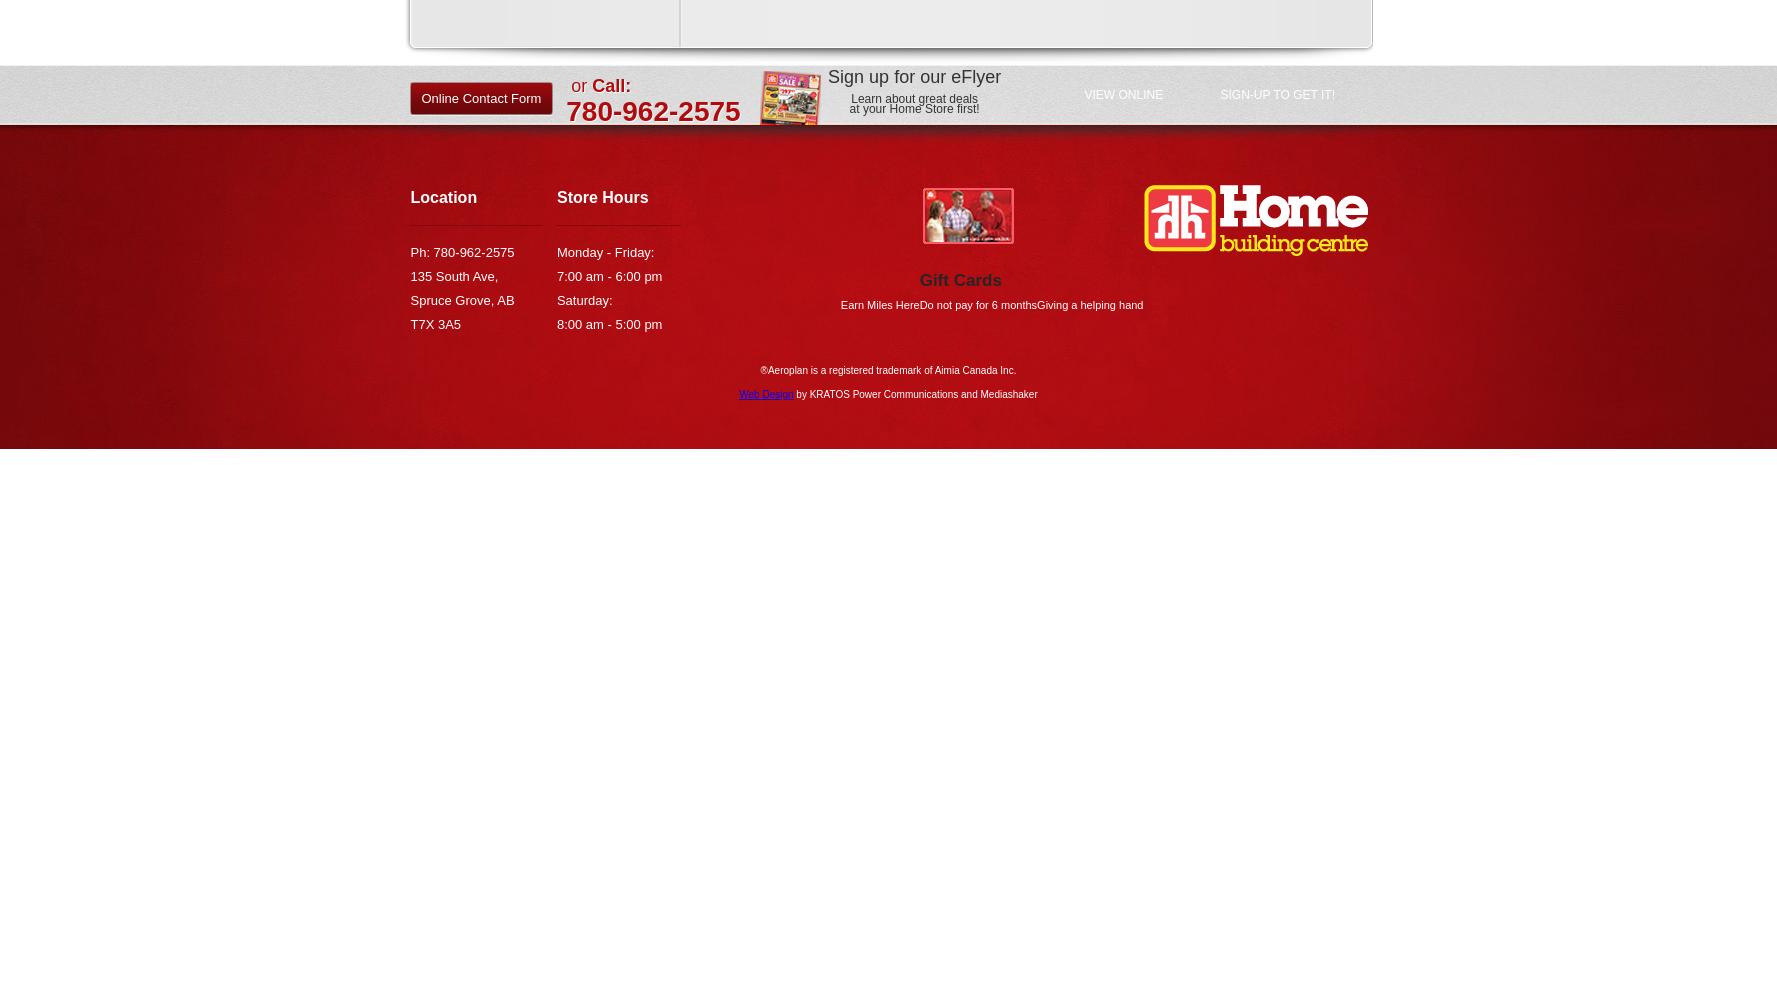  What do you see at coordinates (607, 322) in the screenshot?
I see `'8:00 am - 5:00 pm'` at bounding box center [607, 322].